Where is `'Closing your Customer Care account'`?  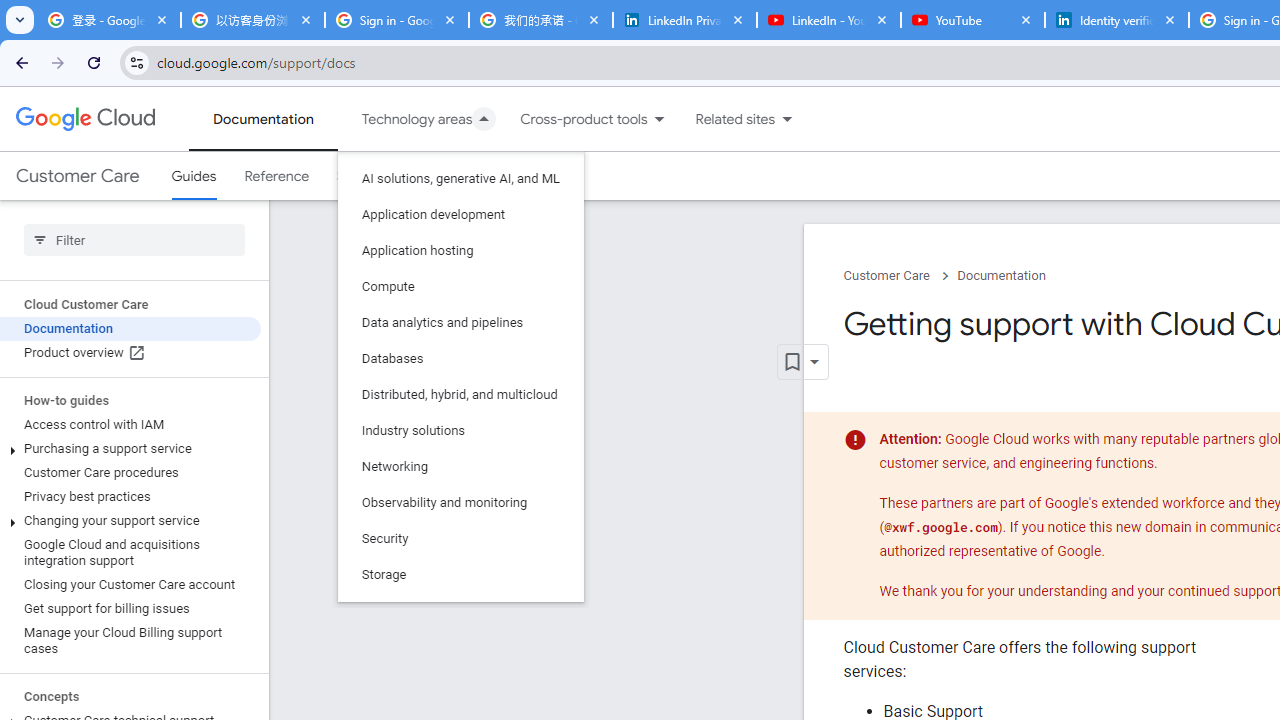 'Closing your Customer Care account' is located at coordinates (129, 585).